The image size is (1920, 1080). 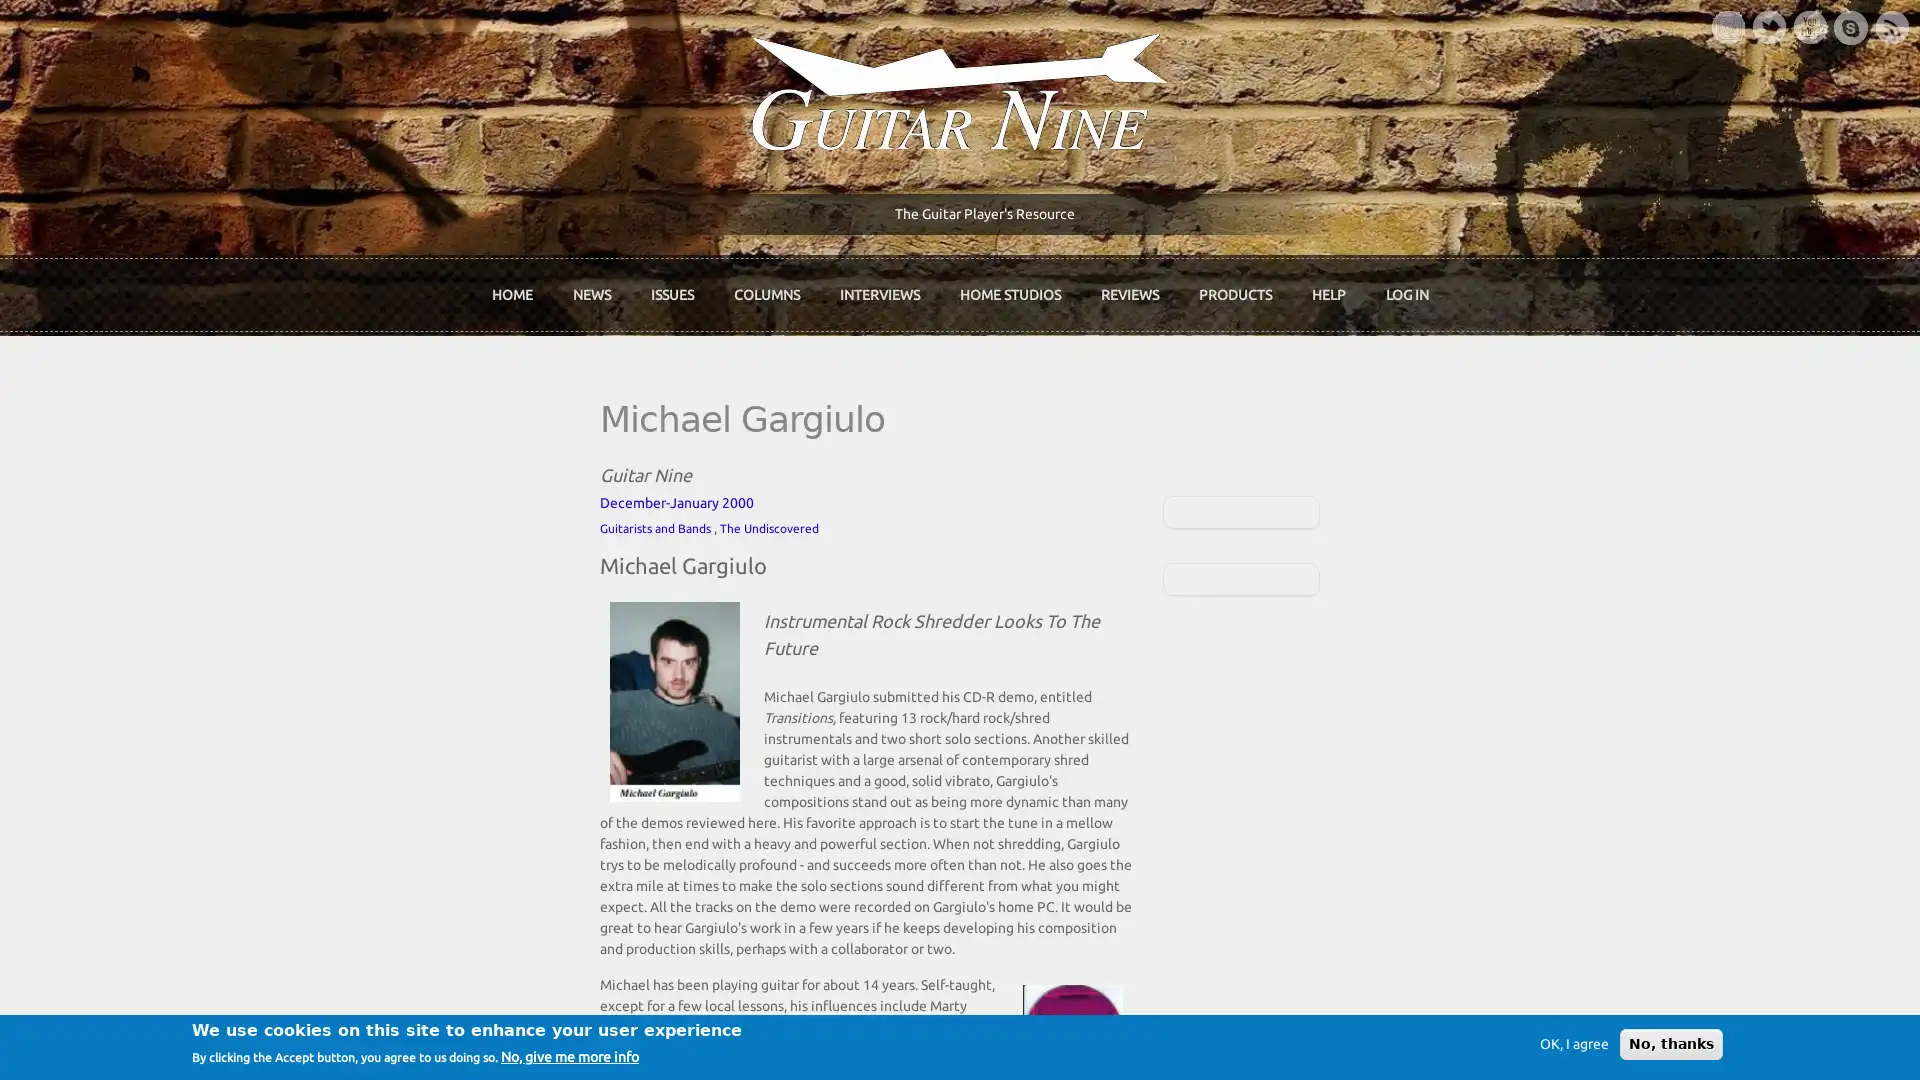 What do you see at coordinates (569, 1056) in the screenshot?
I see `No, give me more info` at bounding box center [569, 1056].